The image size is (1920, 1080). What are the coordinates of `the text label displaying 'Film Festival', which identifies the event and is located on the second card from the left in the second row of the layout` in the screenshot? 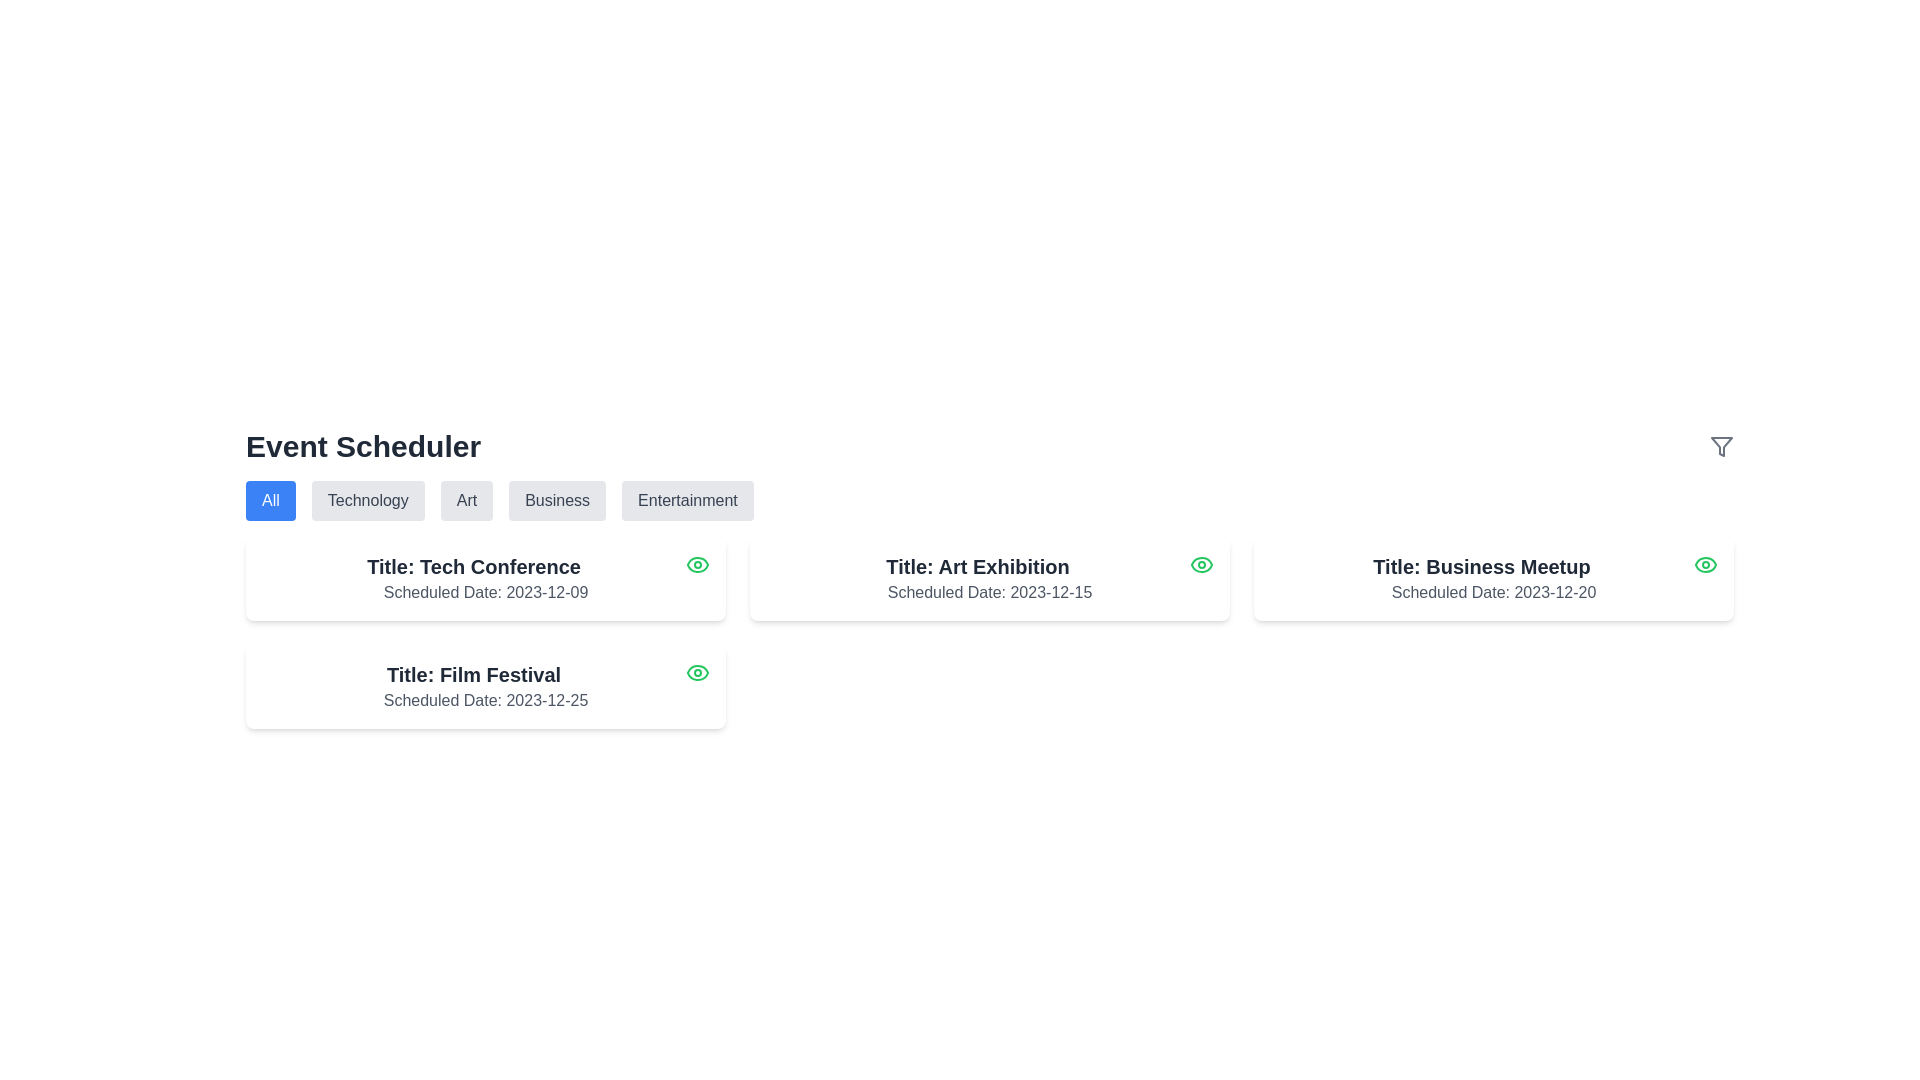 It's located at (485, 675).